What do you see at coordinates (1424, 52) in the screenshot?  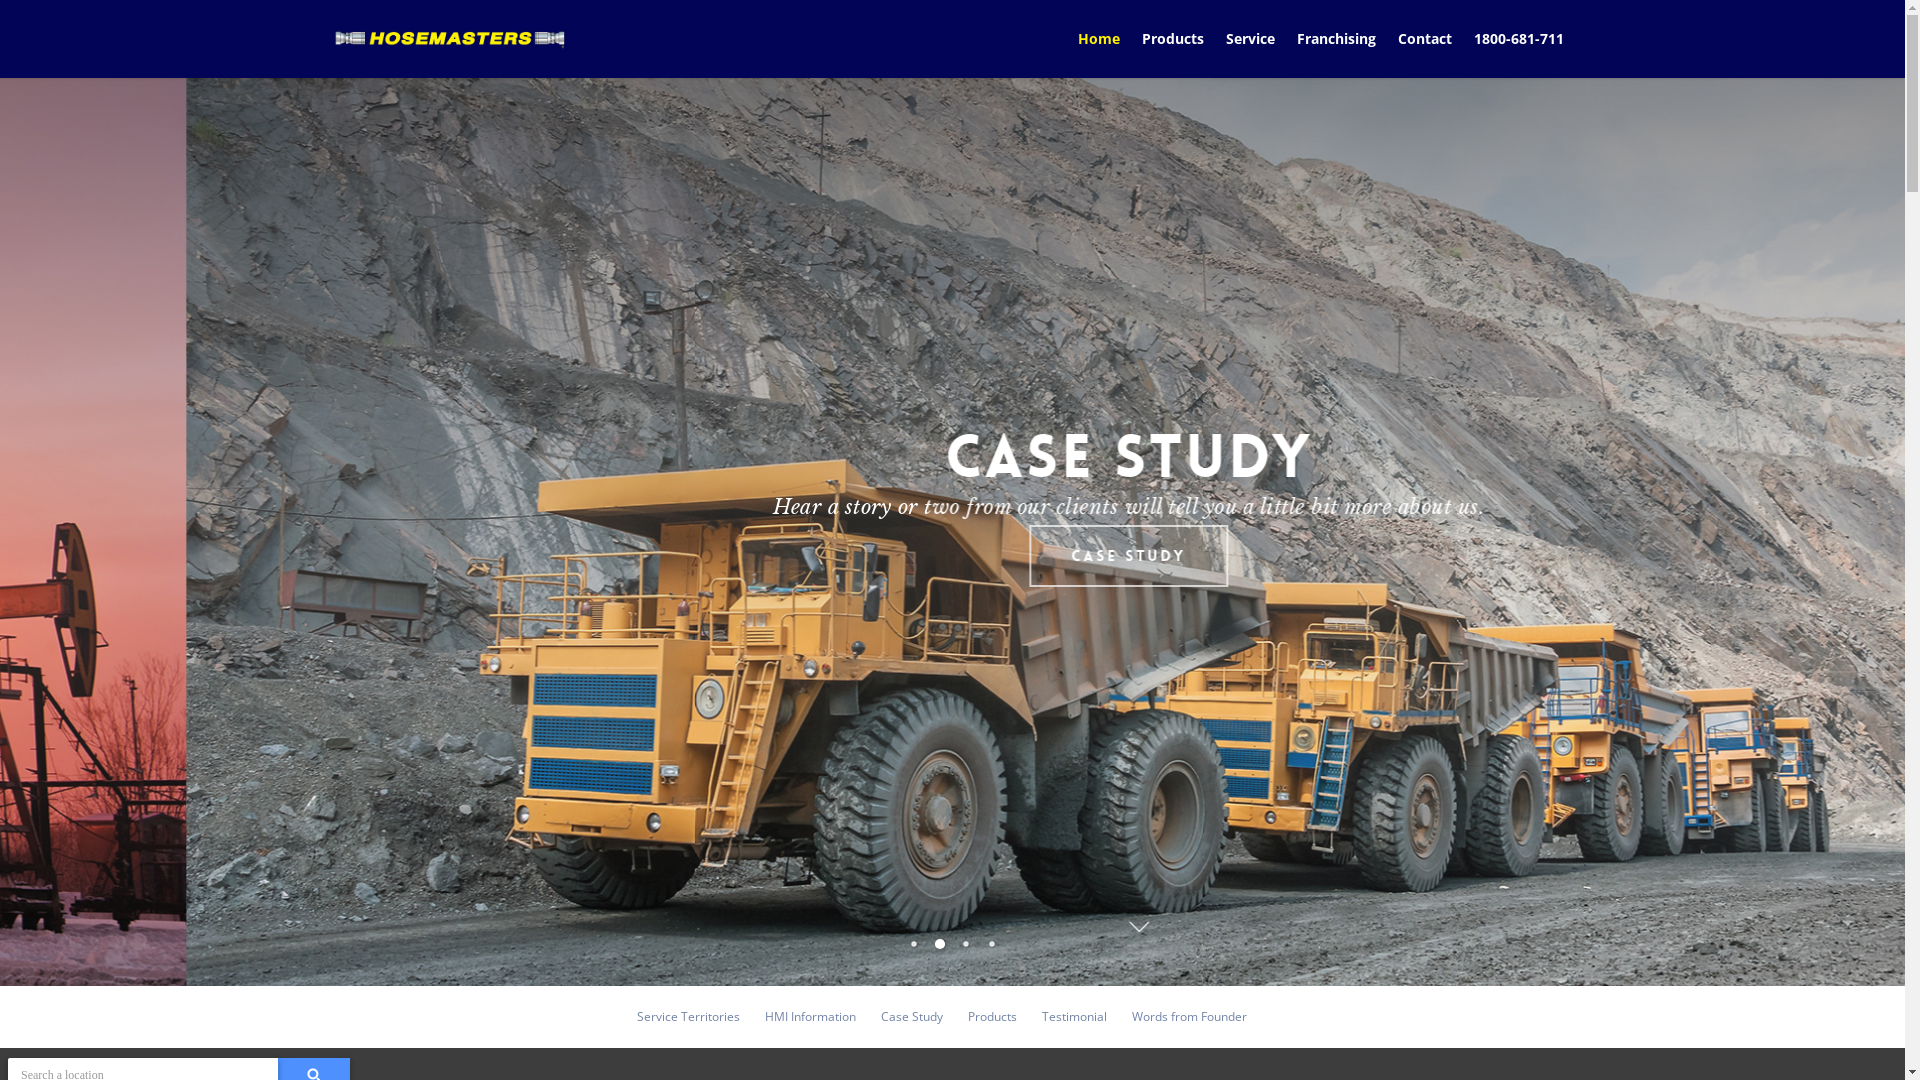 I see `'Contact'` at bounding box center [1424, 52].